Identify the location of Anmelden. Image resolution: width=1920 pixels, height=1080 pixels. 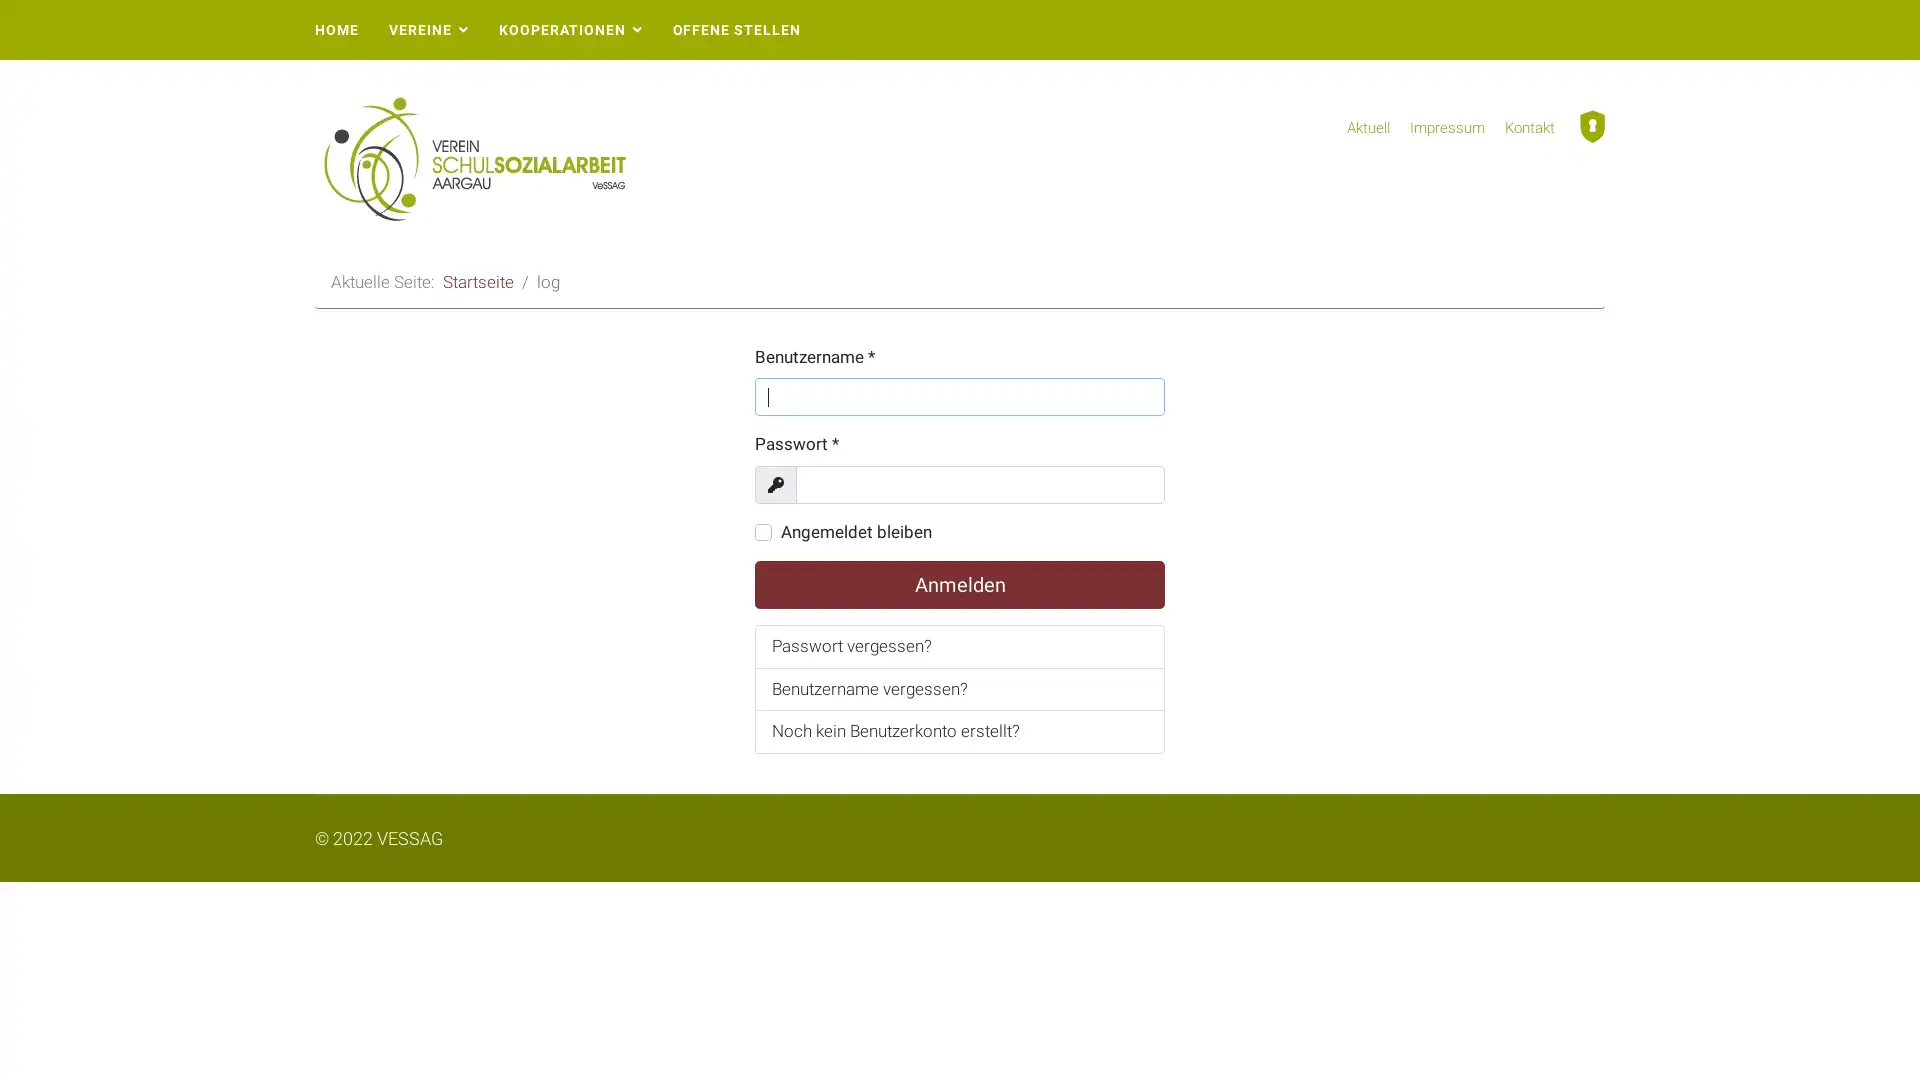
(960, 585).